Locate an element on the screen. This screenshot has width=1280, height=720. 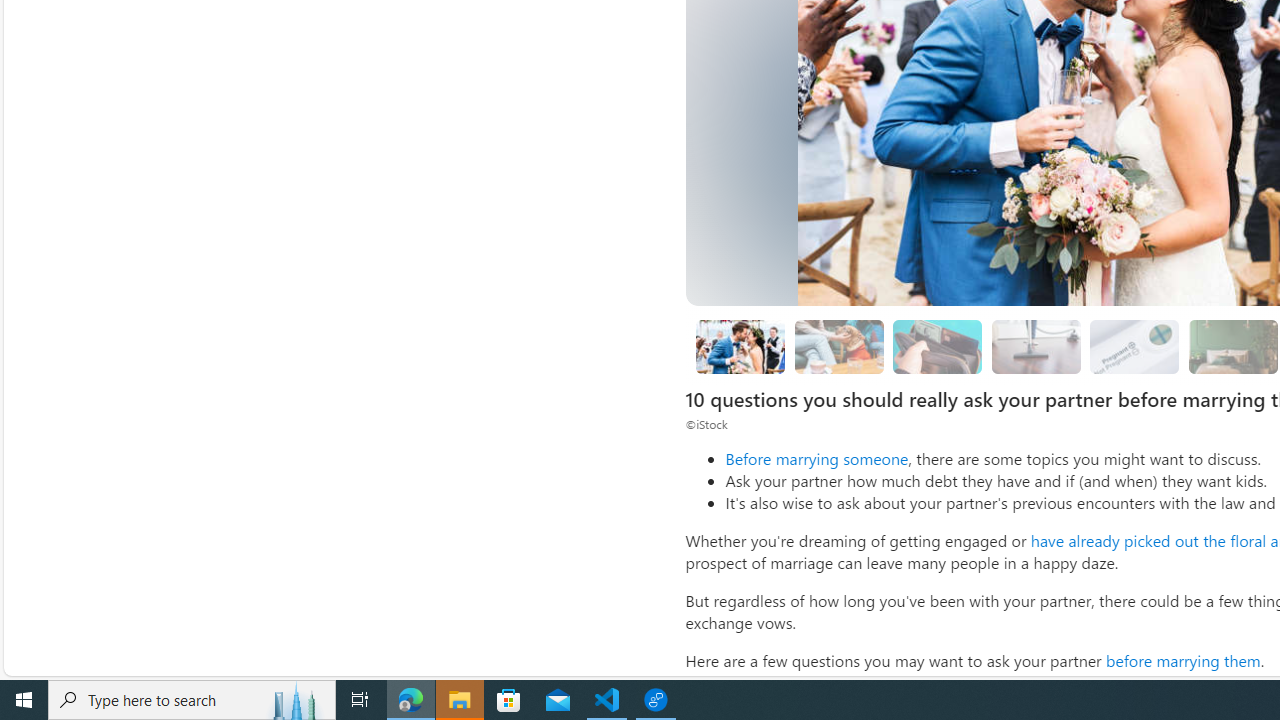
'Before marrying someone' is located at coordinates (816, 458).